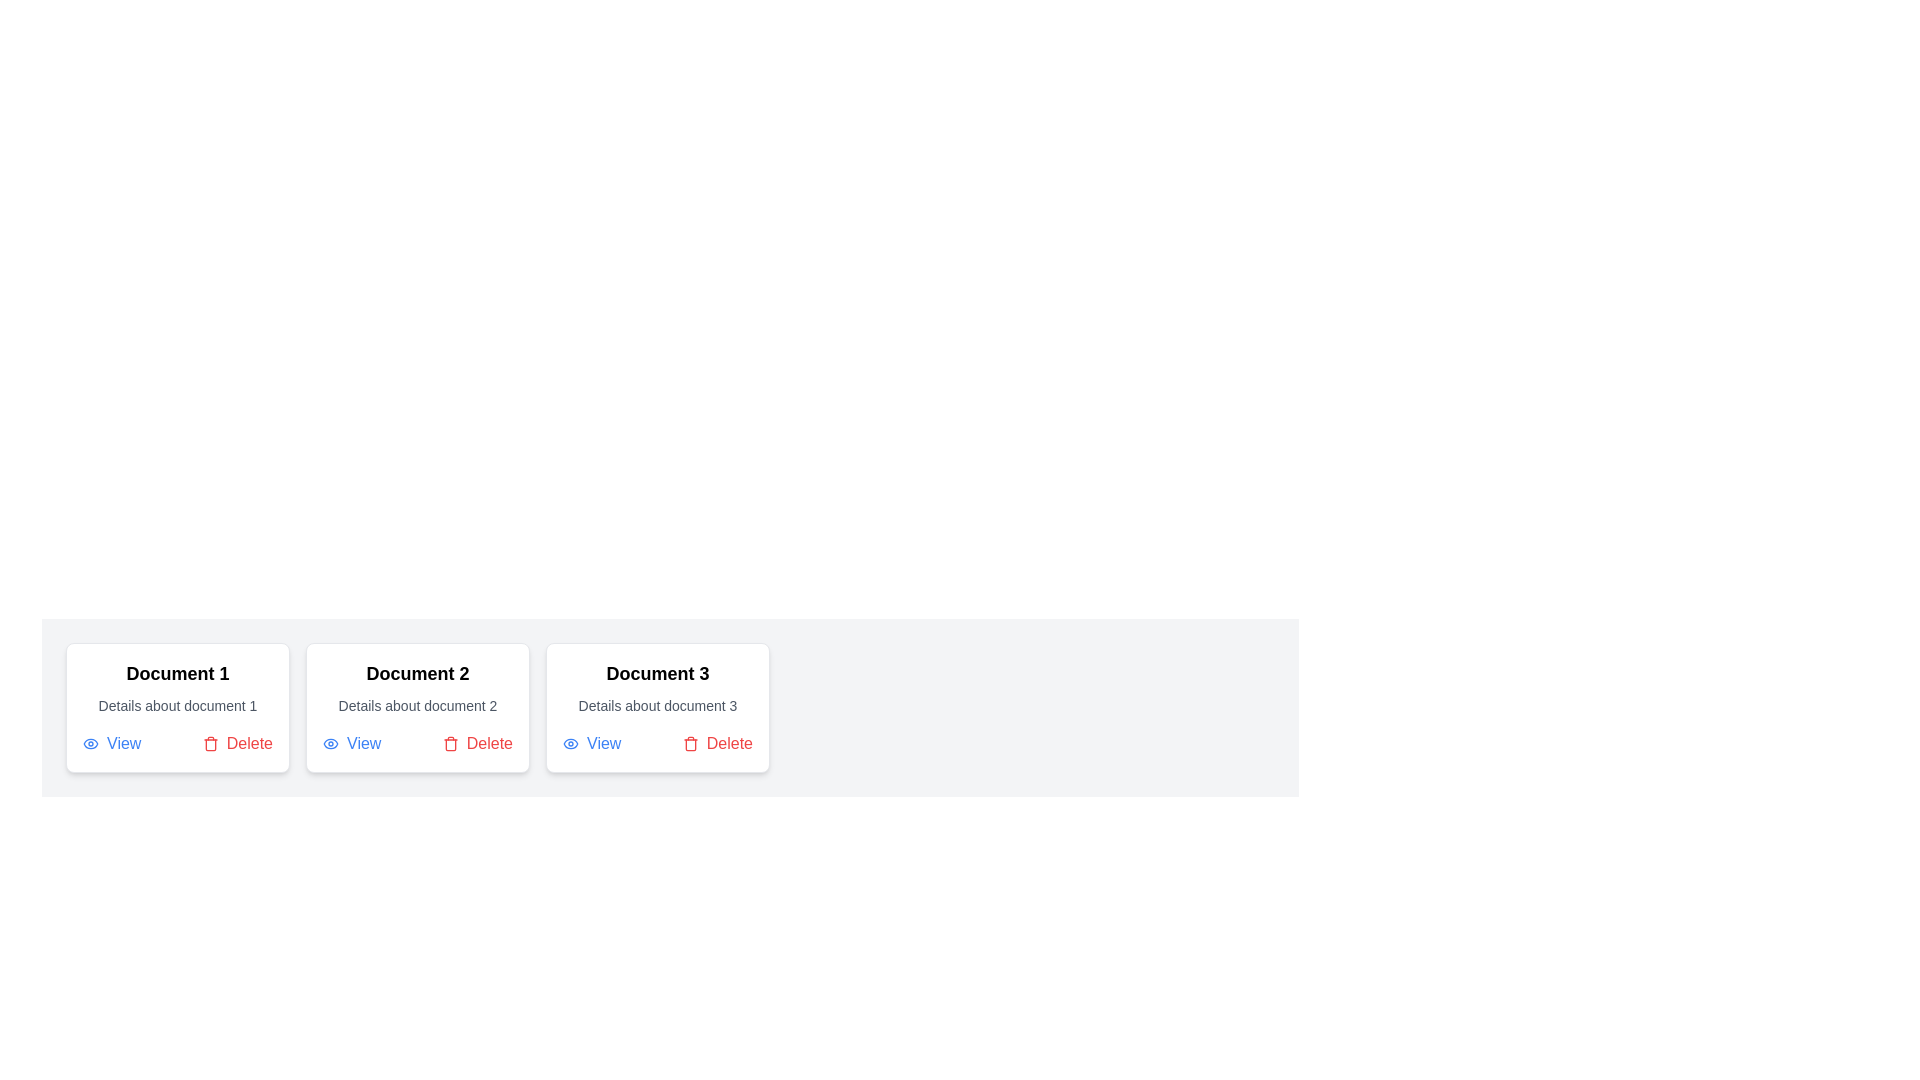  Describe the element at coordinates (331, 744) in the screenshot. I see `the eye icon within the 'View' button of the second card labeled 'Document 2'` at that location.